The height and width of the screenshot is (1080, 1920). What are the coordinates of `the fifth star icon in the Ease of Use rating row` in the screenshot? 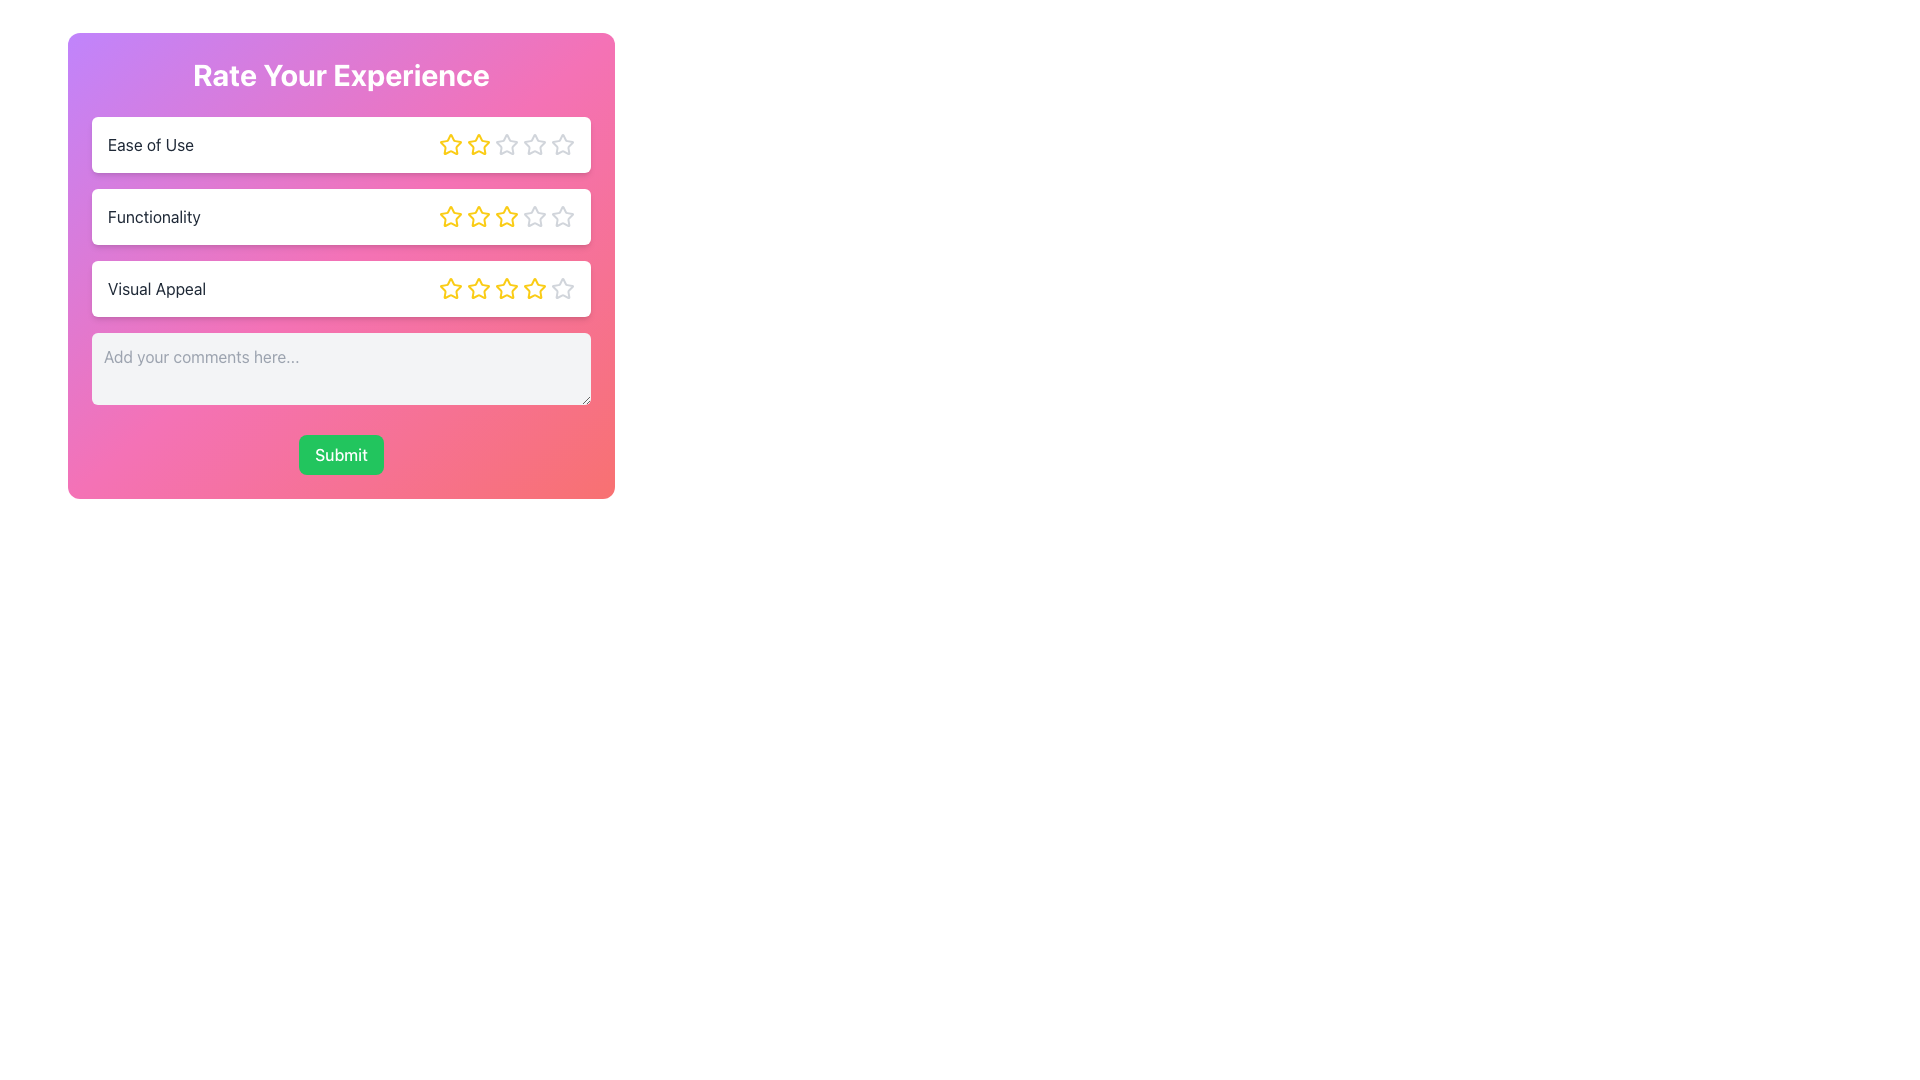 It's located at (561, 144).